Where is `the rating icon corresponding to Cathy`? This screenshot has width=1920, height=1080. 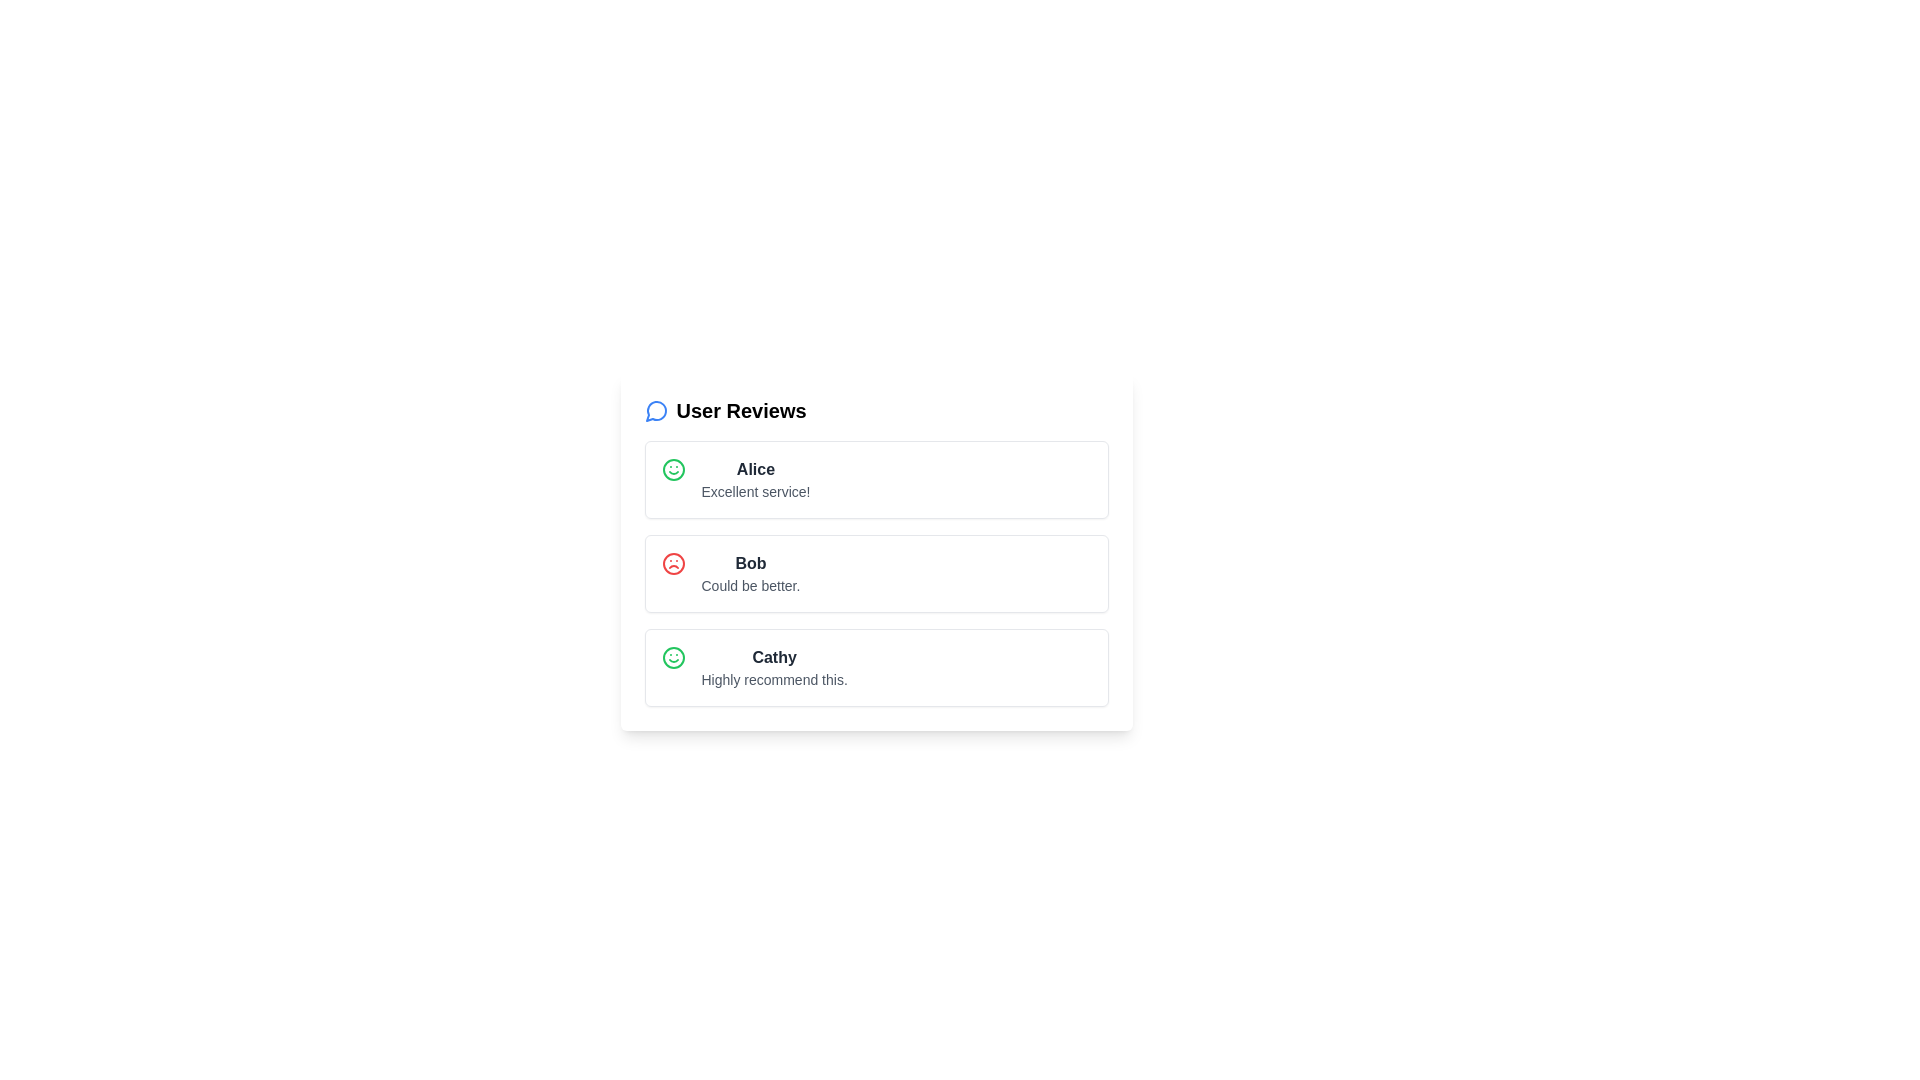 the rating icon corresponding to Cathy is located at coordinates (673, 658).